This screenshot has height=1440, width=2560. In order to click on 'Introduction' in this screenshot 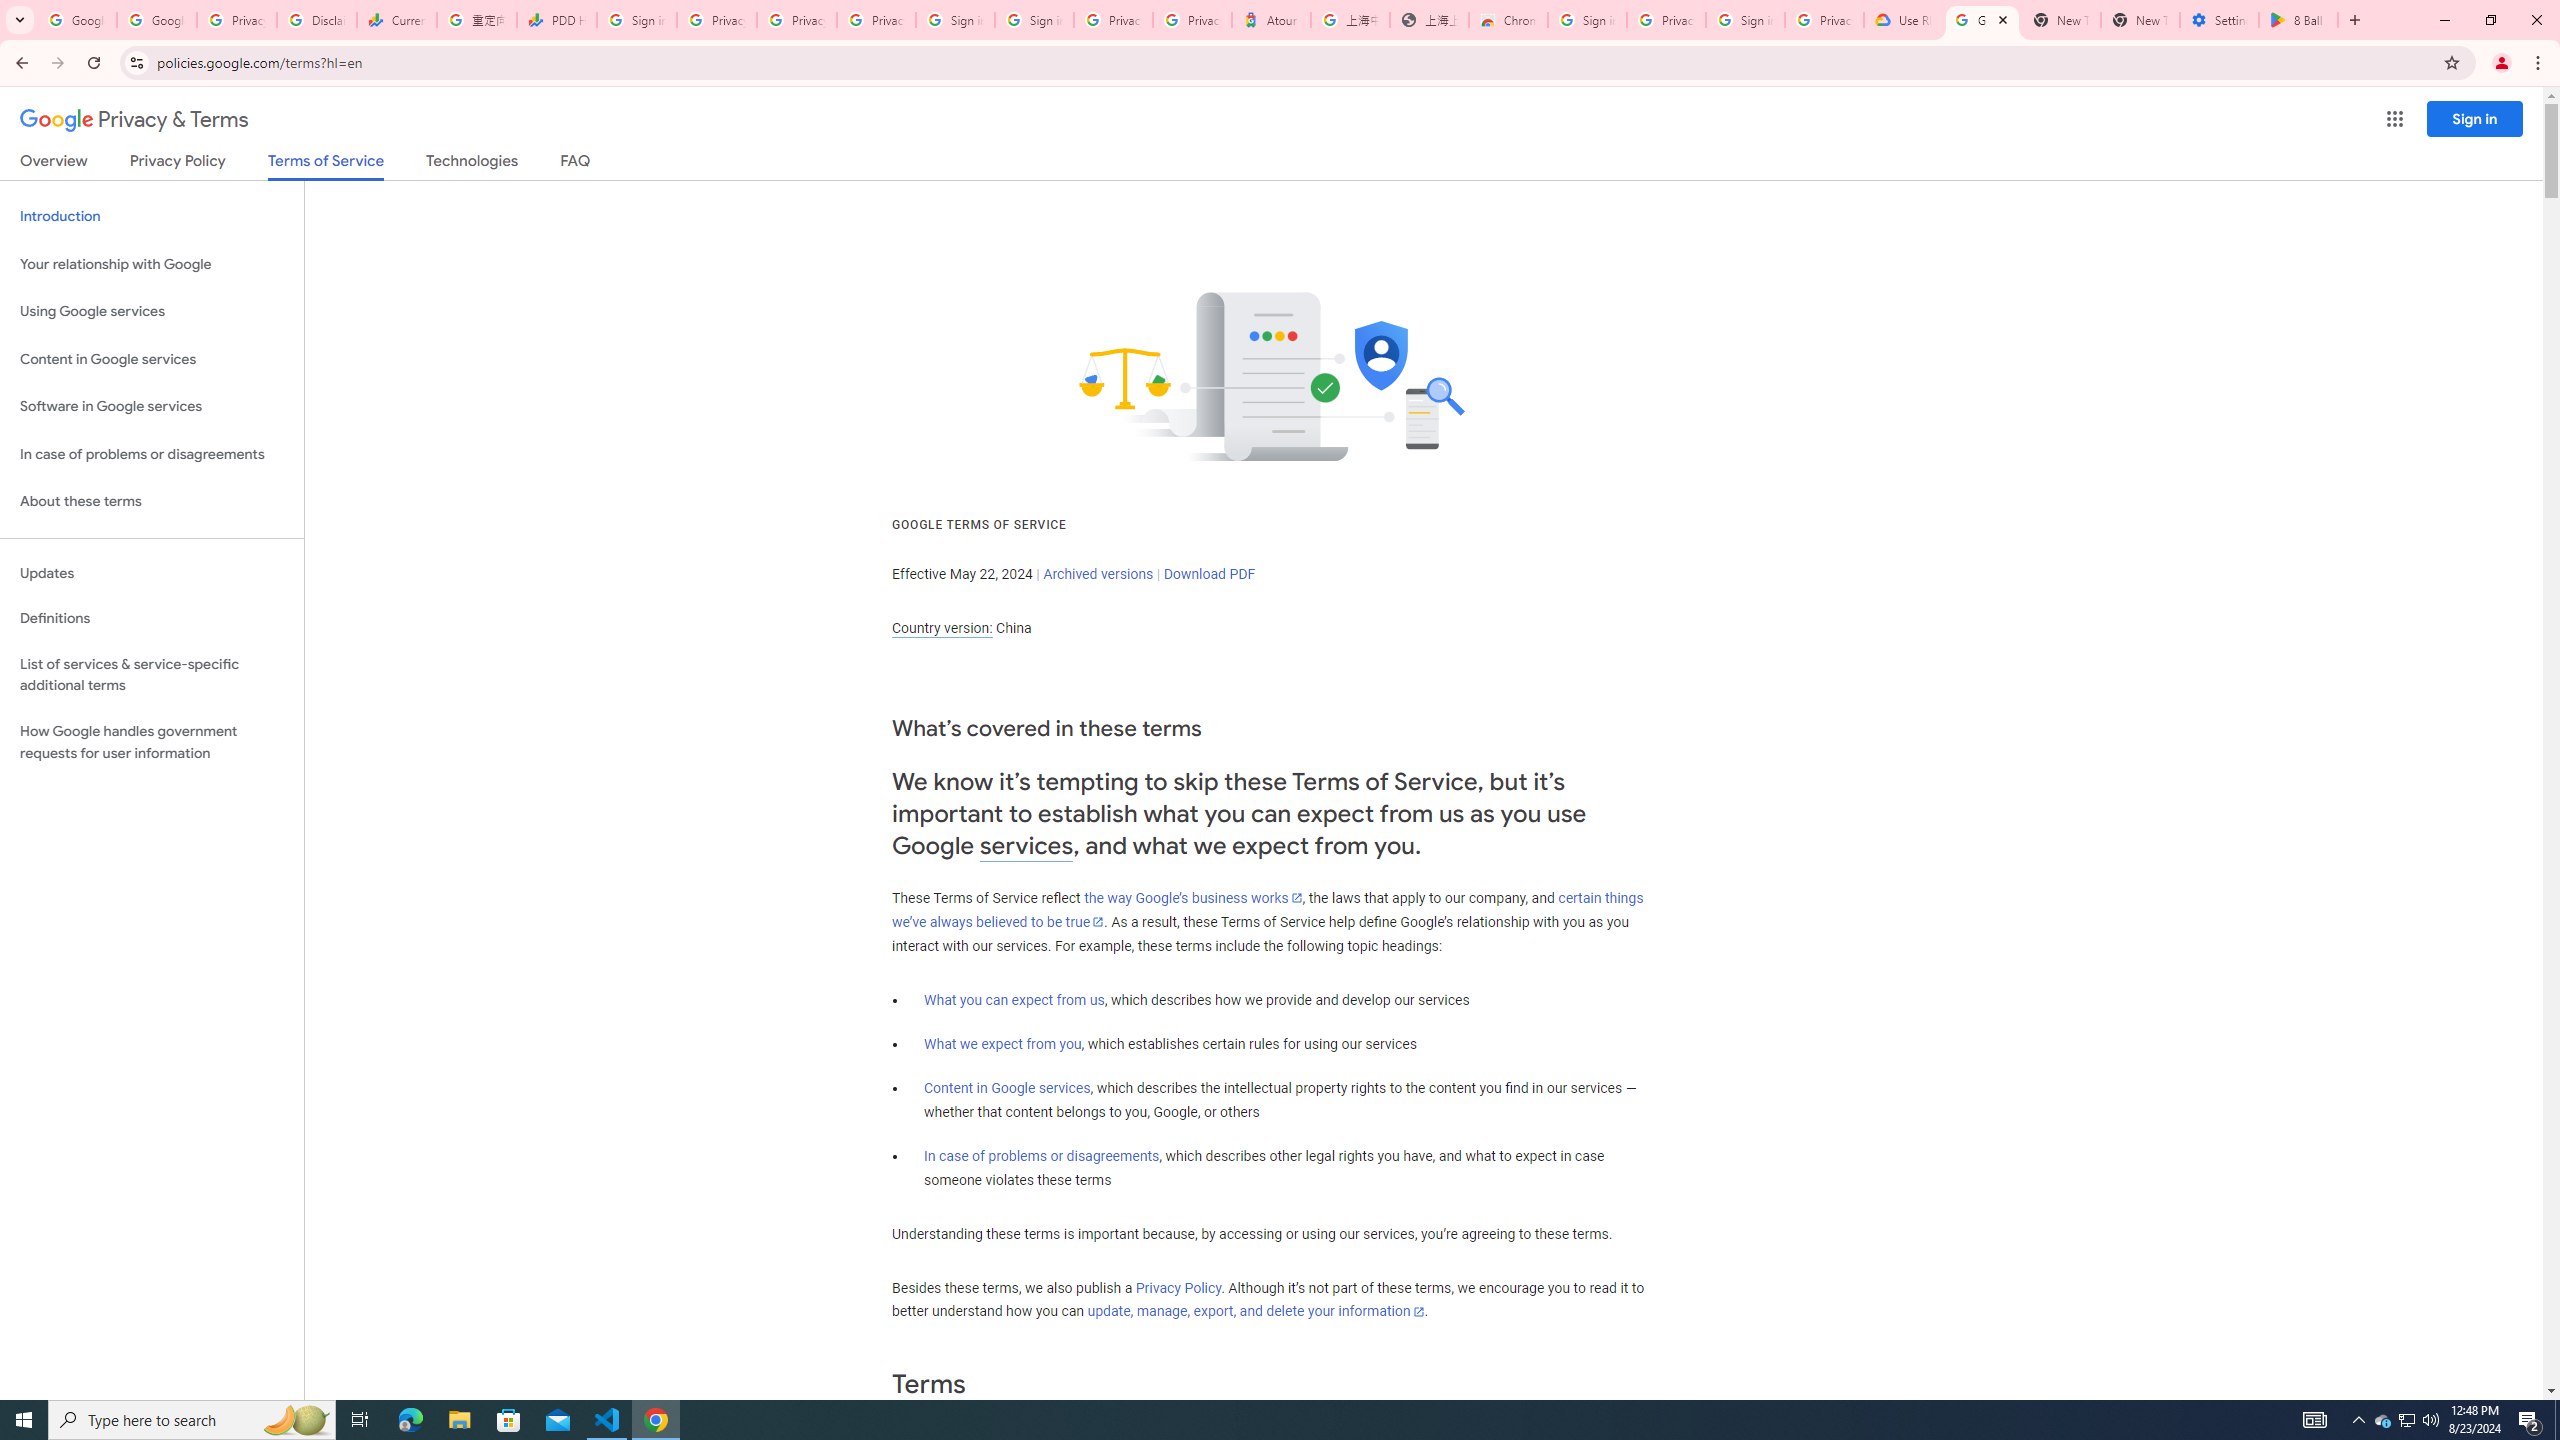, I will do `click(151, 215)`.